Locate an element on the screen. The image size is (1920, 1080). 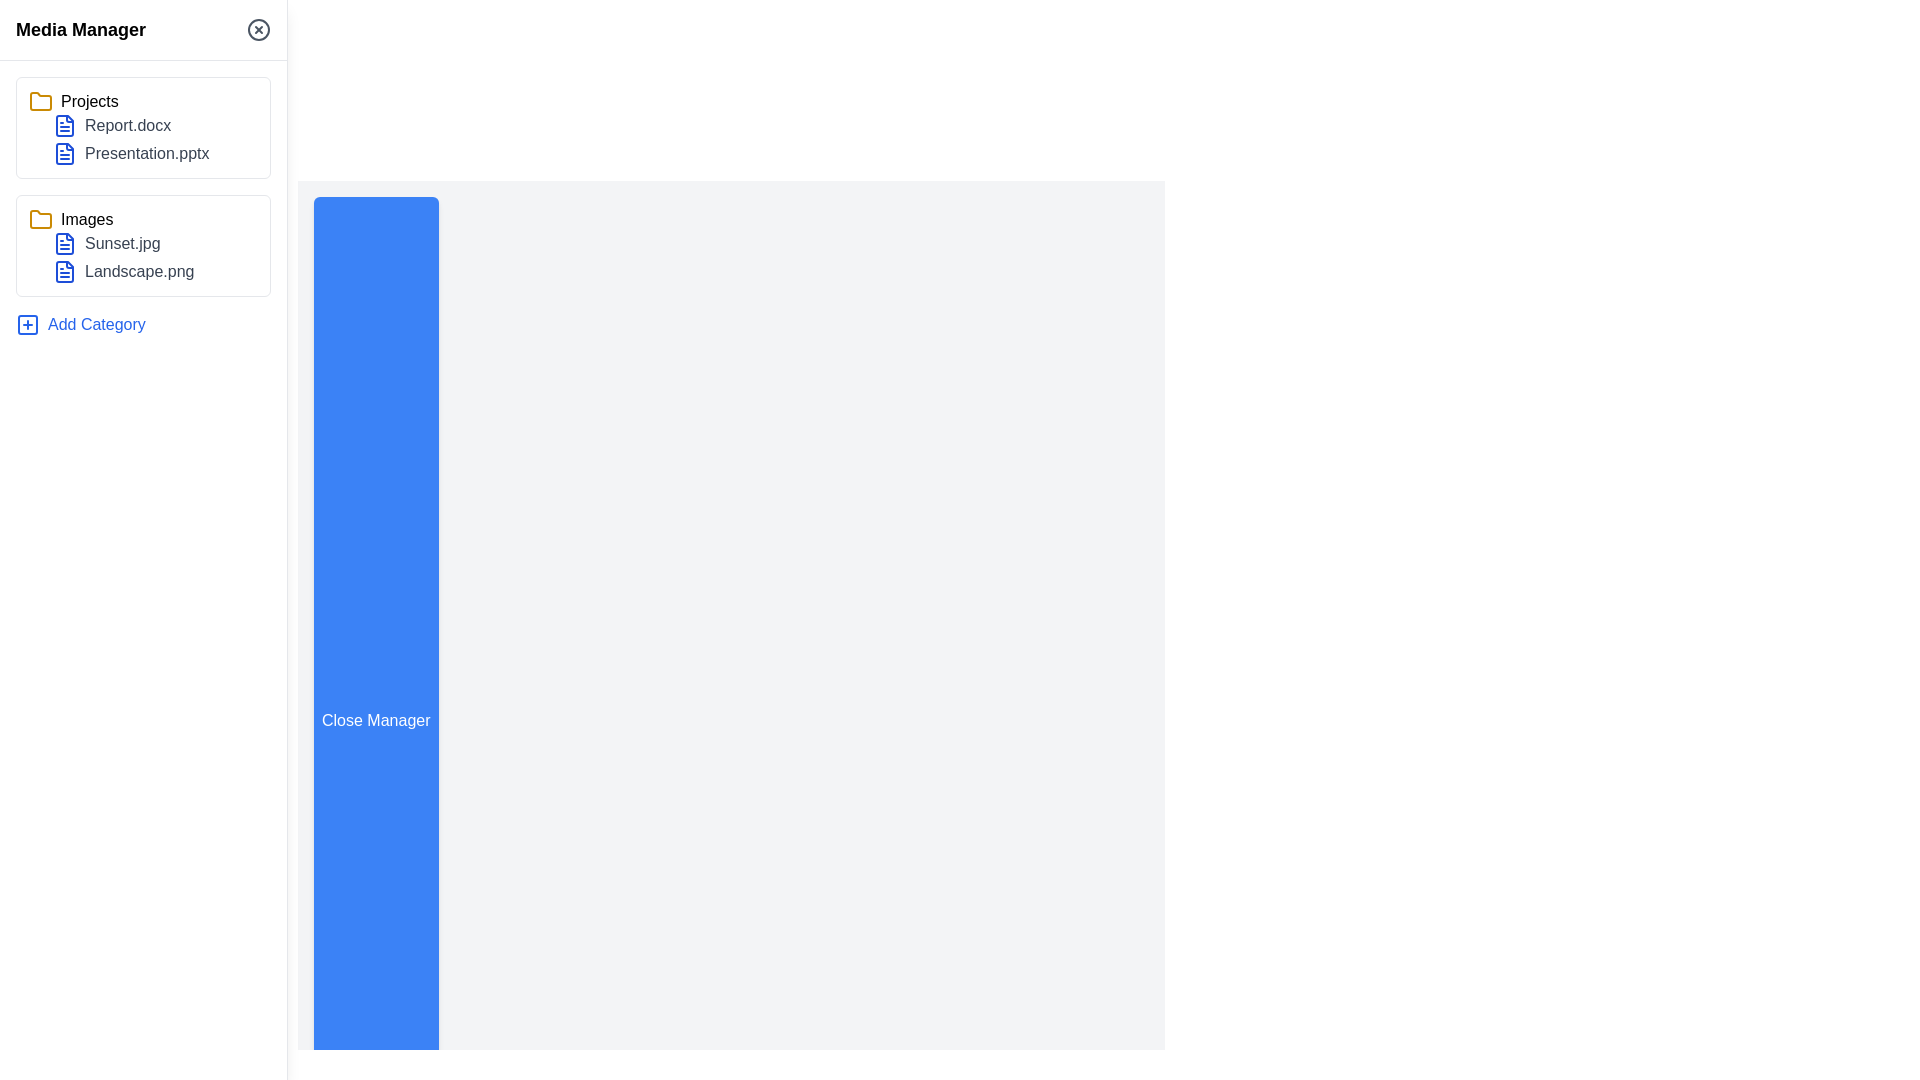
the document icon for 'Sunset.jpg' located in the left sidebar under the 'Images' folder is located at coordinates (65, 242).